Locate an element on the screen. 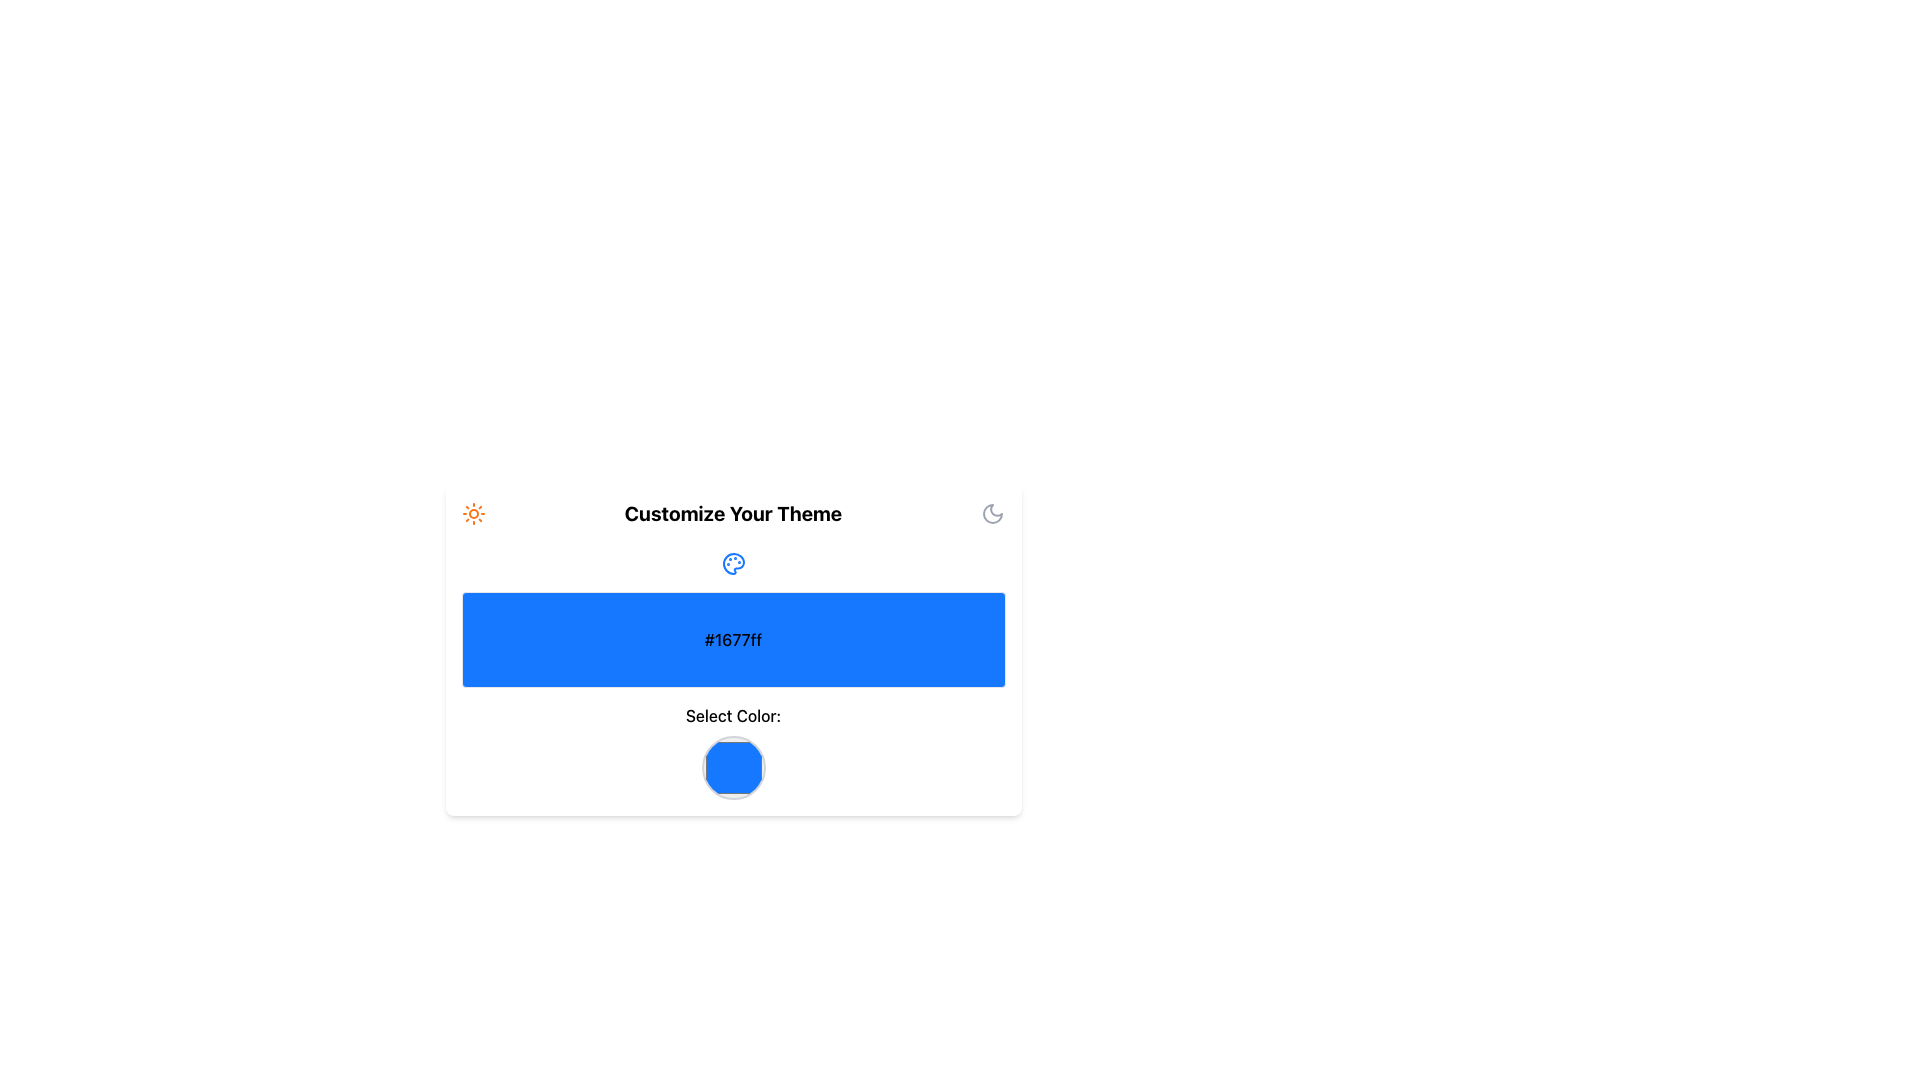 The height and width of the screenshot is (1080, 1920). the Text Label indicating the theme customization section to highlight it for the user is located at coordinates (732, 512).